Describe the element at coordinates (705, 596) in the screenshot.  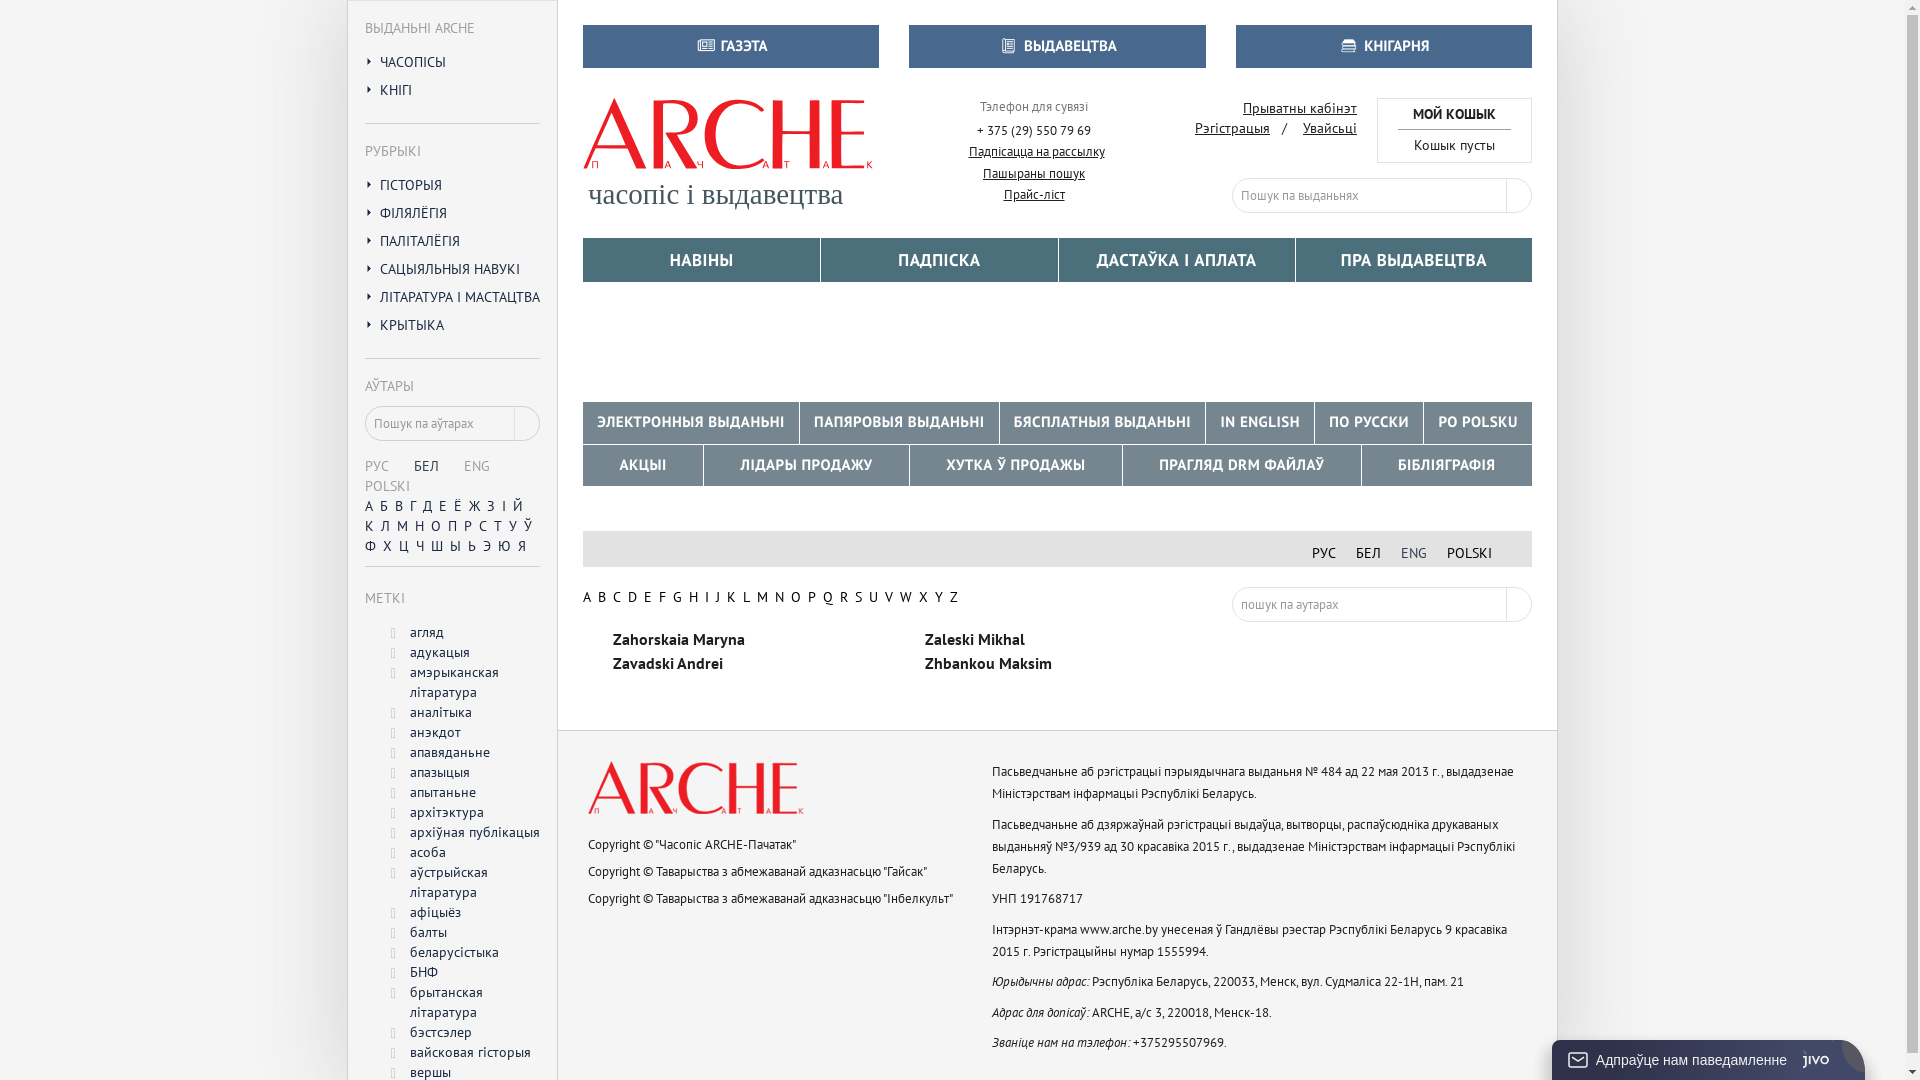
I see `'I'` at that location.